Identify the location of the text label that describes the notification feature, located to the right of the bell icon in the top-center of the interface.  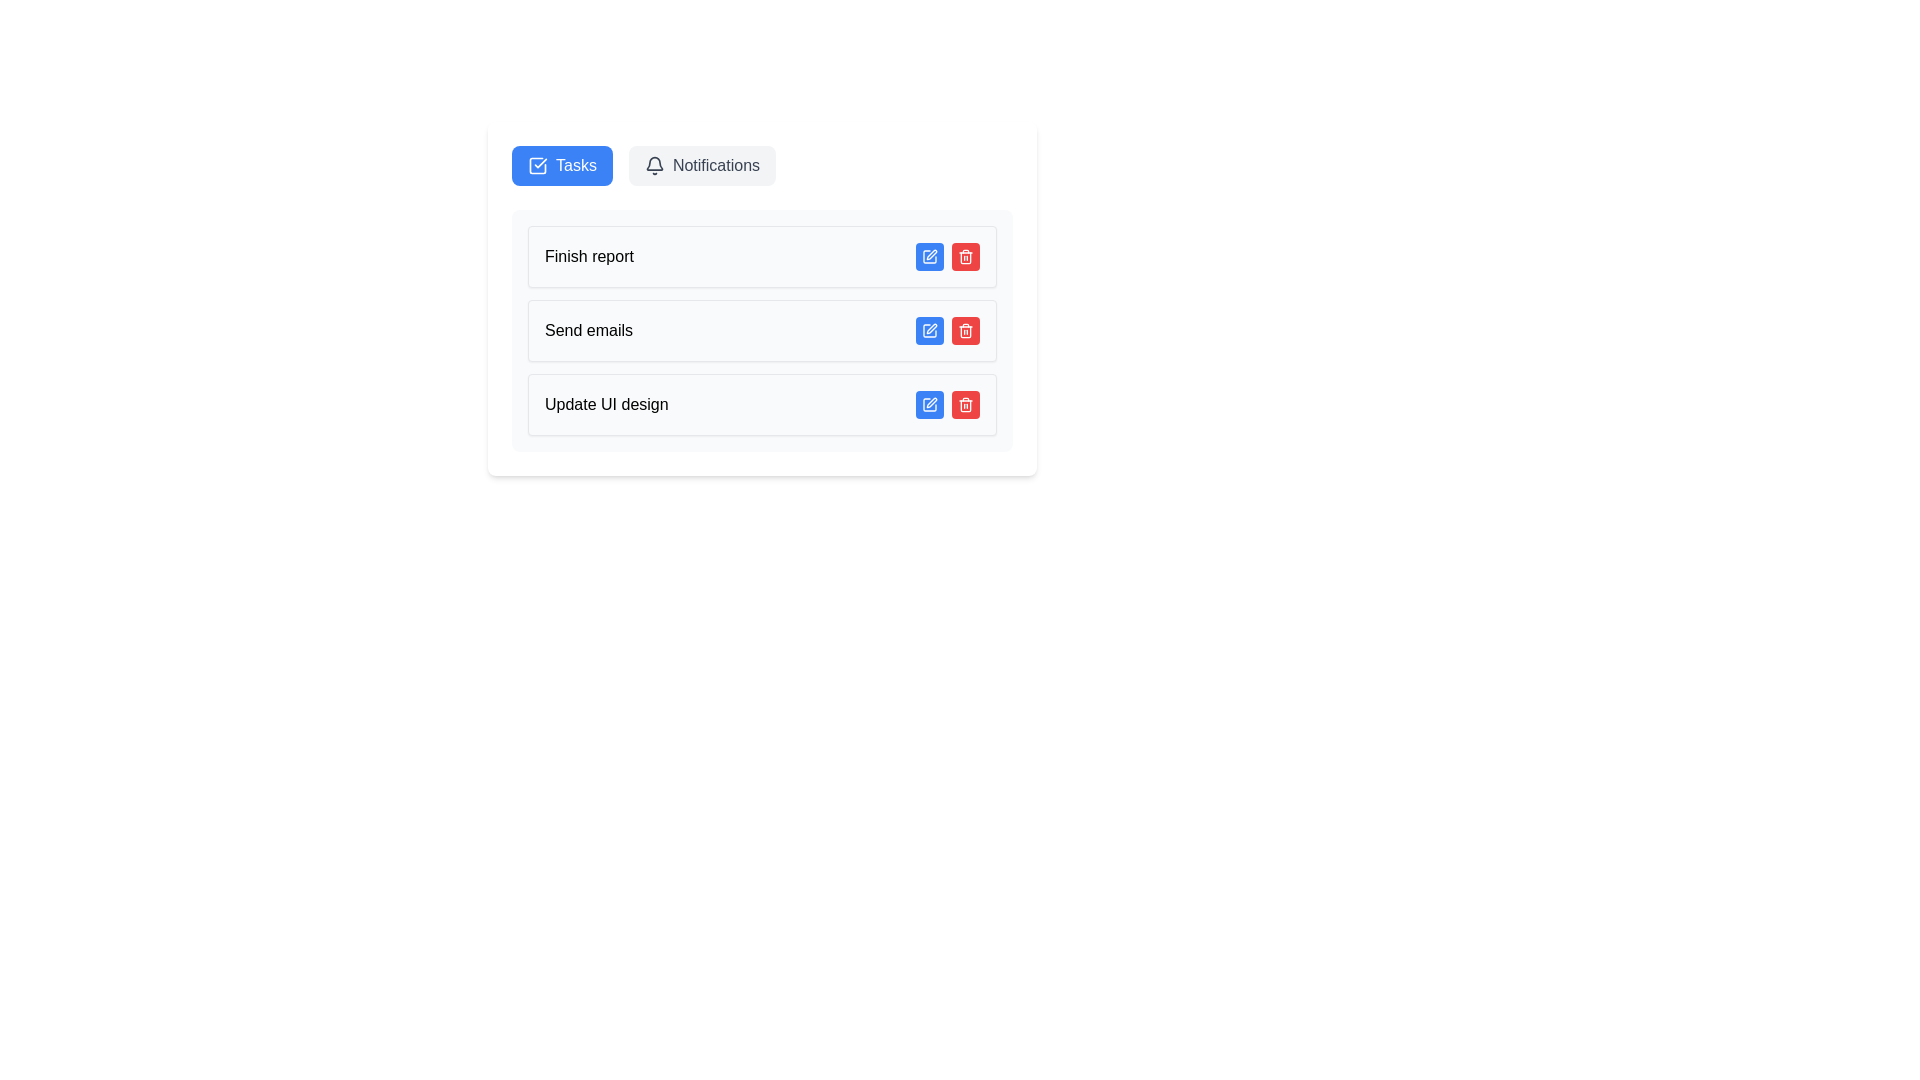
(716, 164).